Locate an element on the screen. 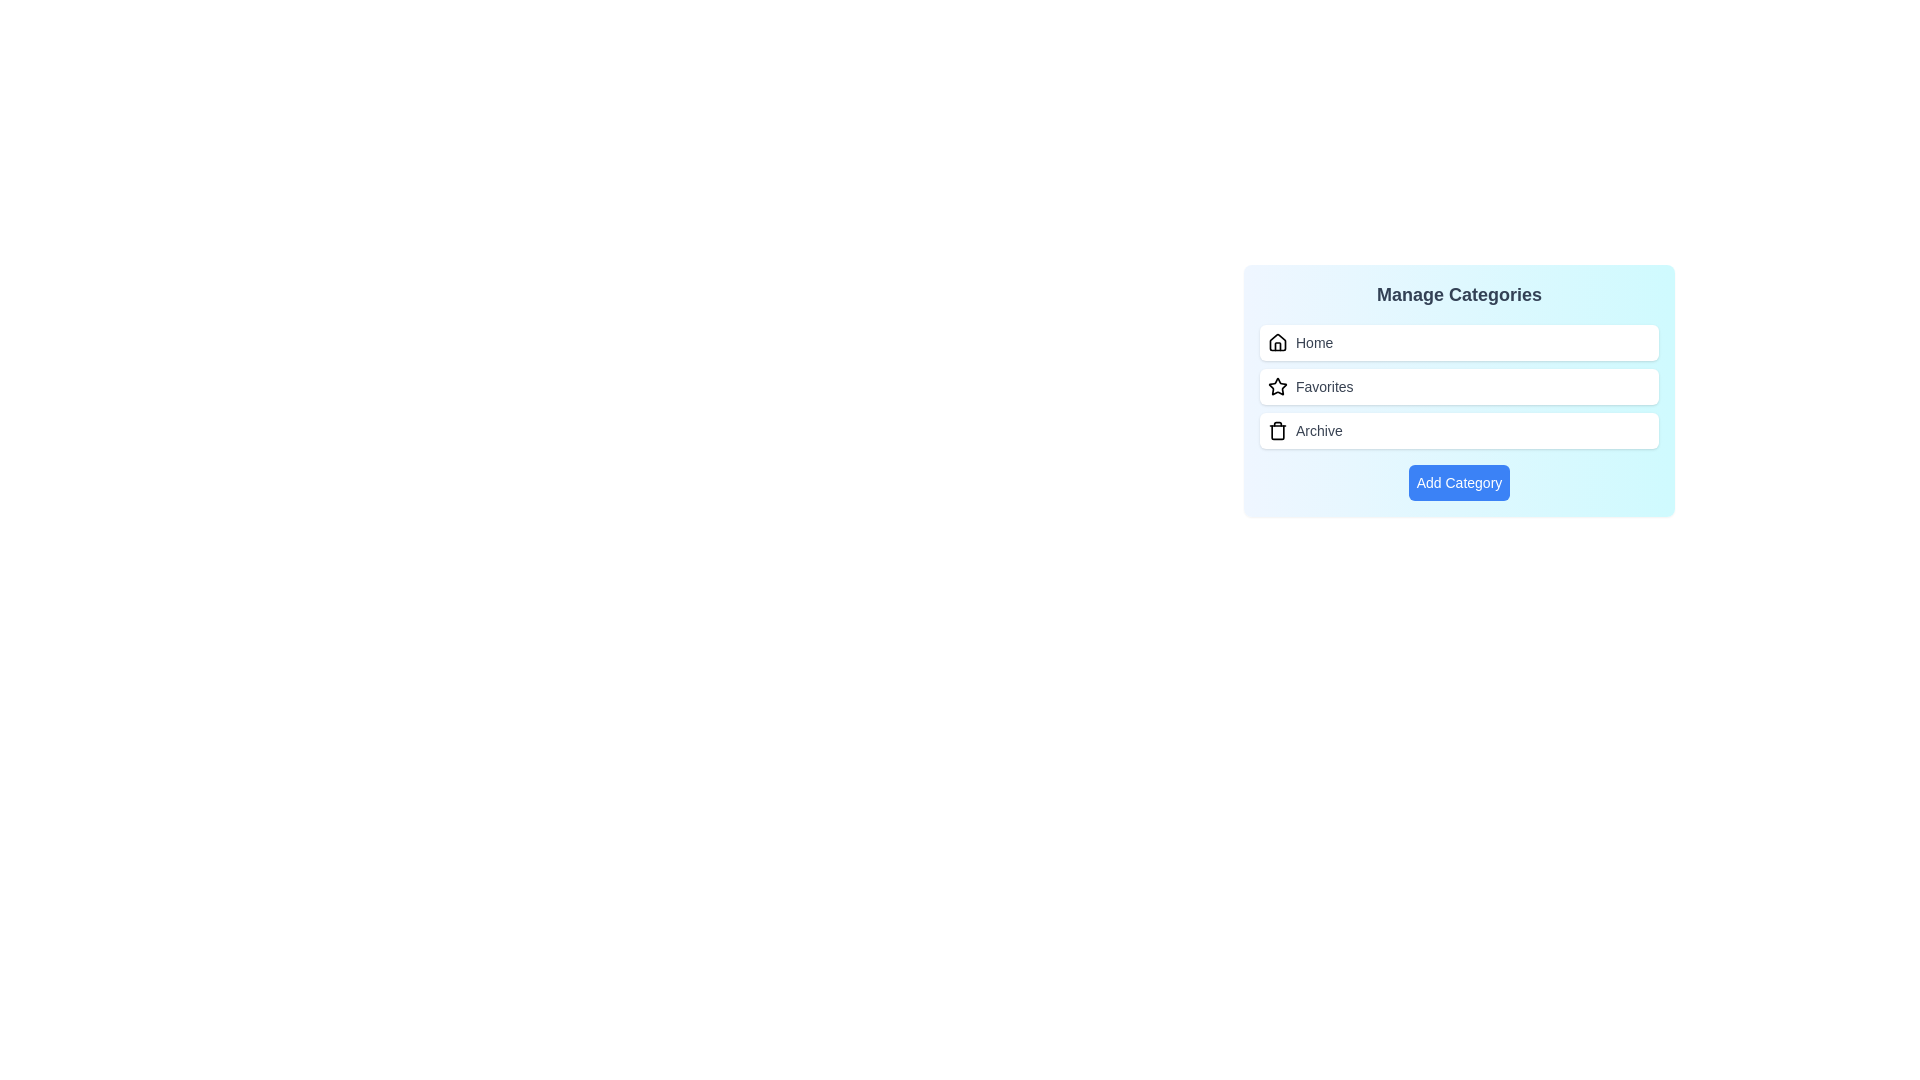 The image size is (1920, 1080). the category Home to observe hover effects is located at coordinates (1459, 342).